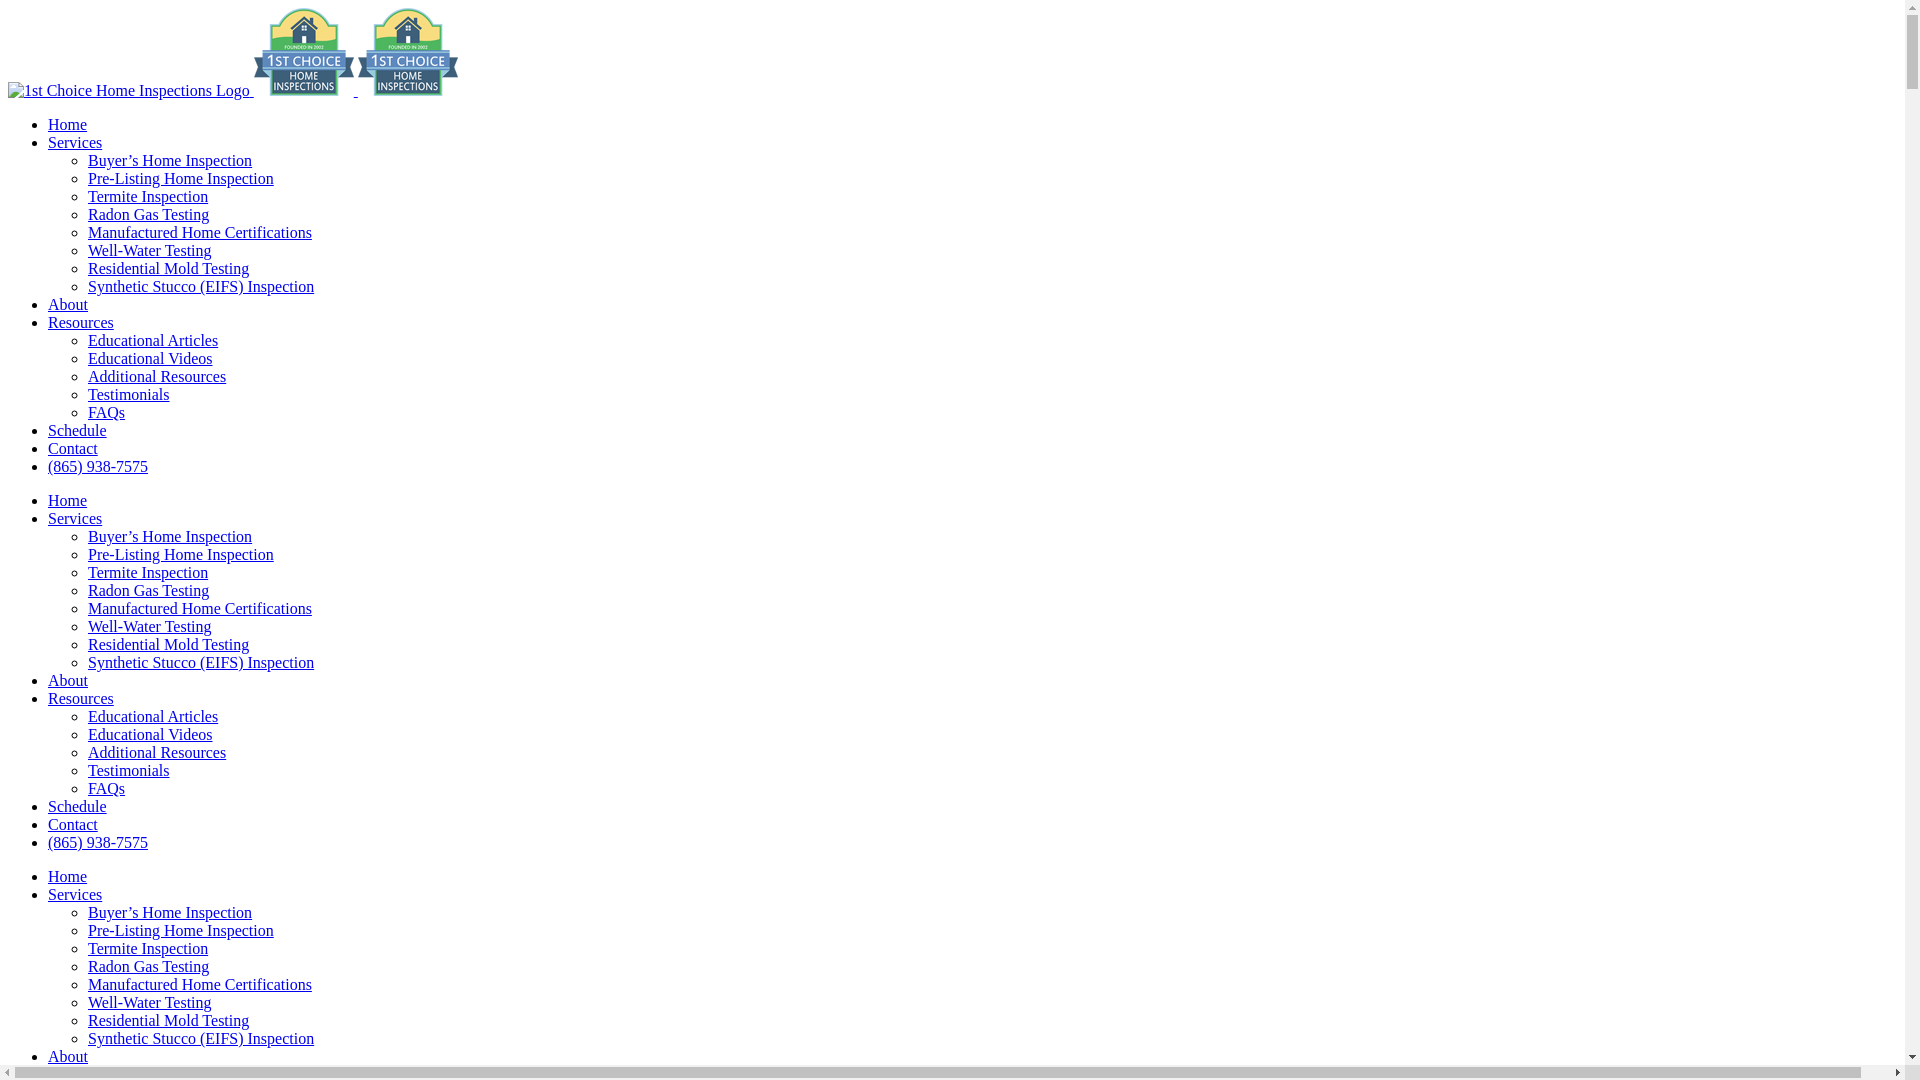 The image size is (1920, 1080). What do you see at coordinates (105, 411) in the screenshot?
I see `'FAQs'` at bounding box center [105, 411].